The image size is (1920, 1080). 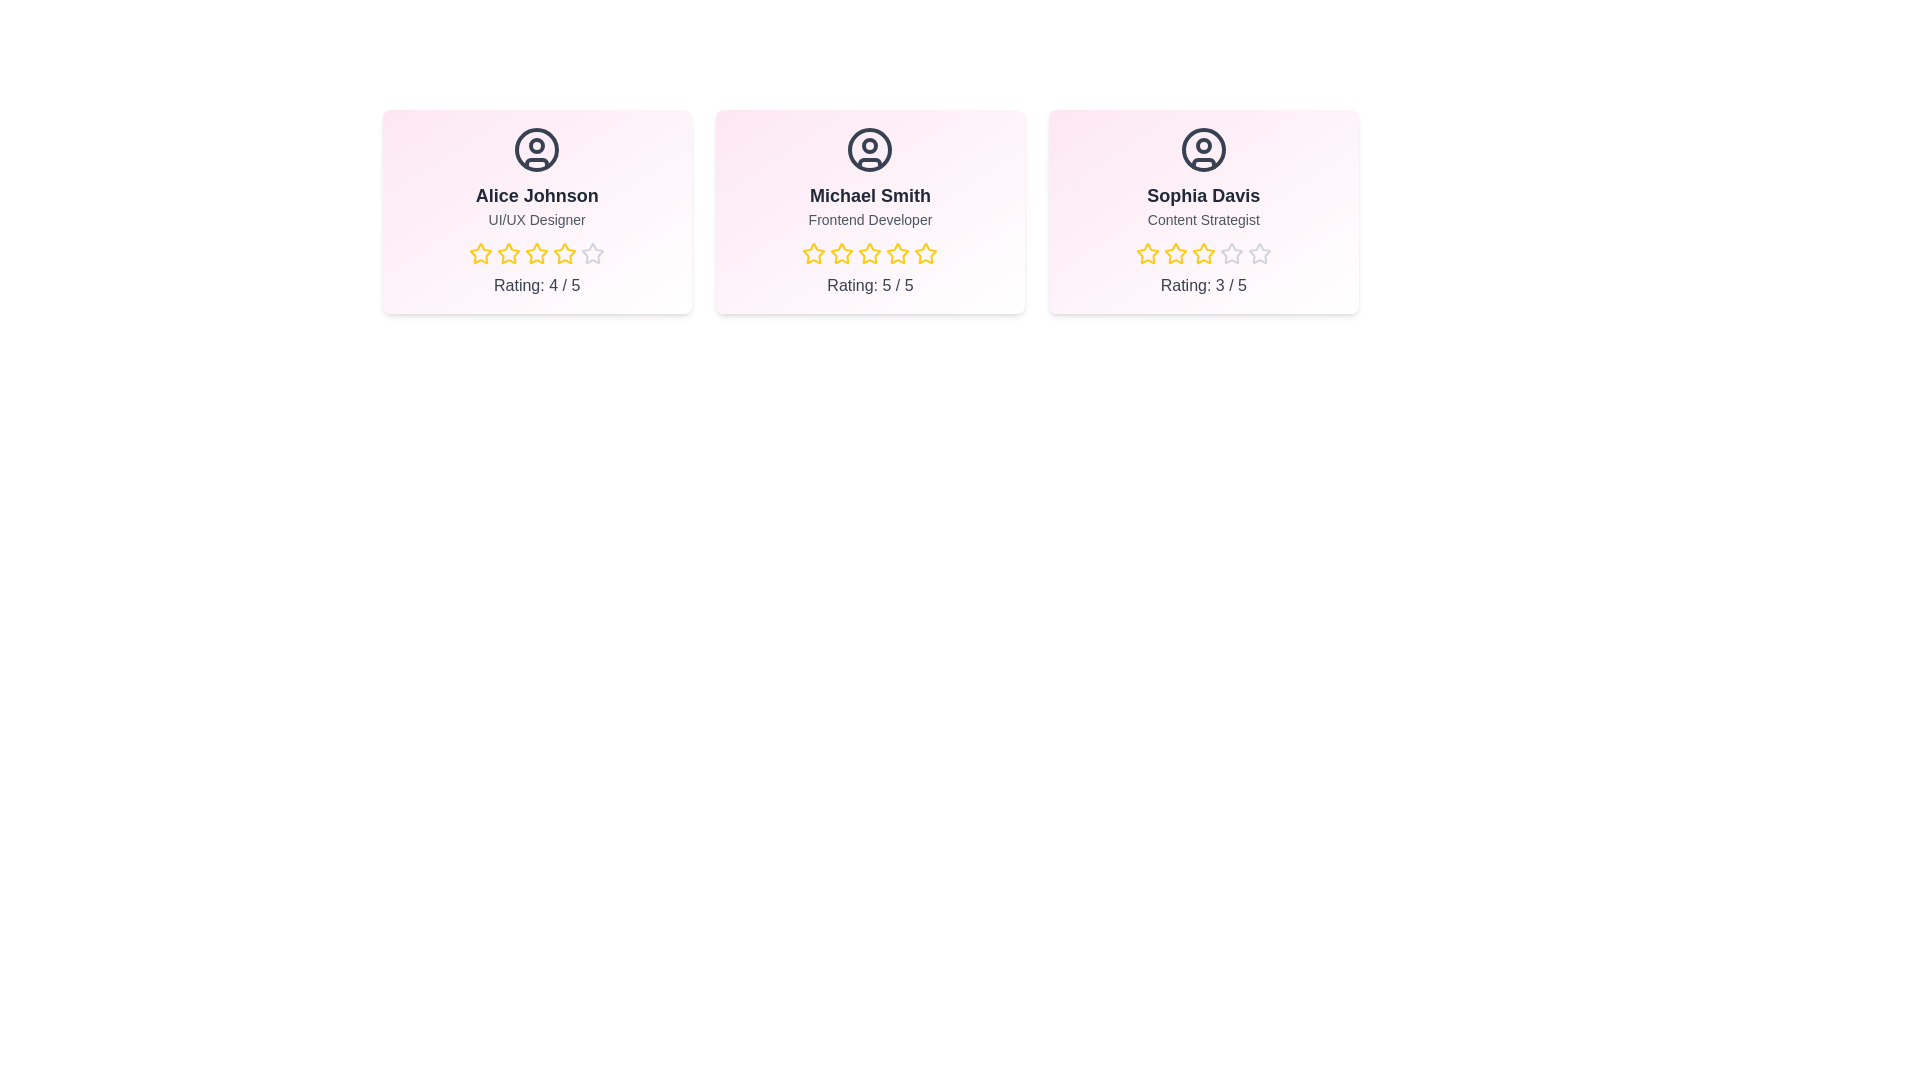 What do you see at coordinates (1135, 253) in the screenshot?
I see `the star corresponding to 1 stars for the team member Sophia Davis` at bounding box center [1135, 253].